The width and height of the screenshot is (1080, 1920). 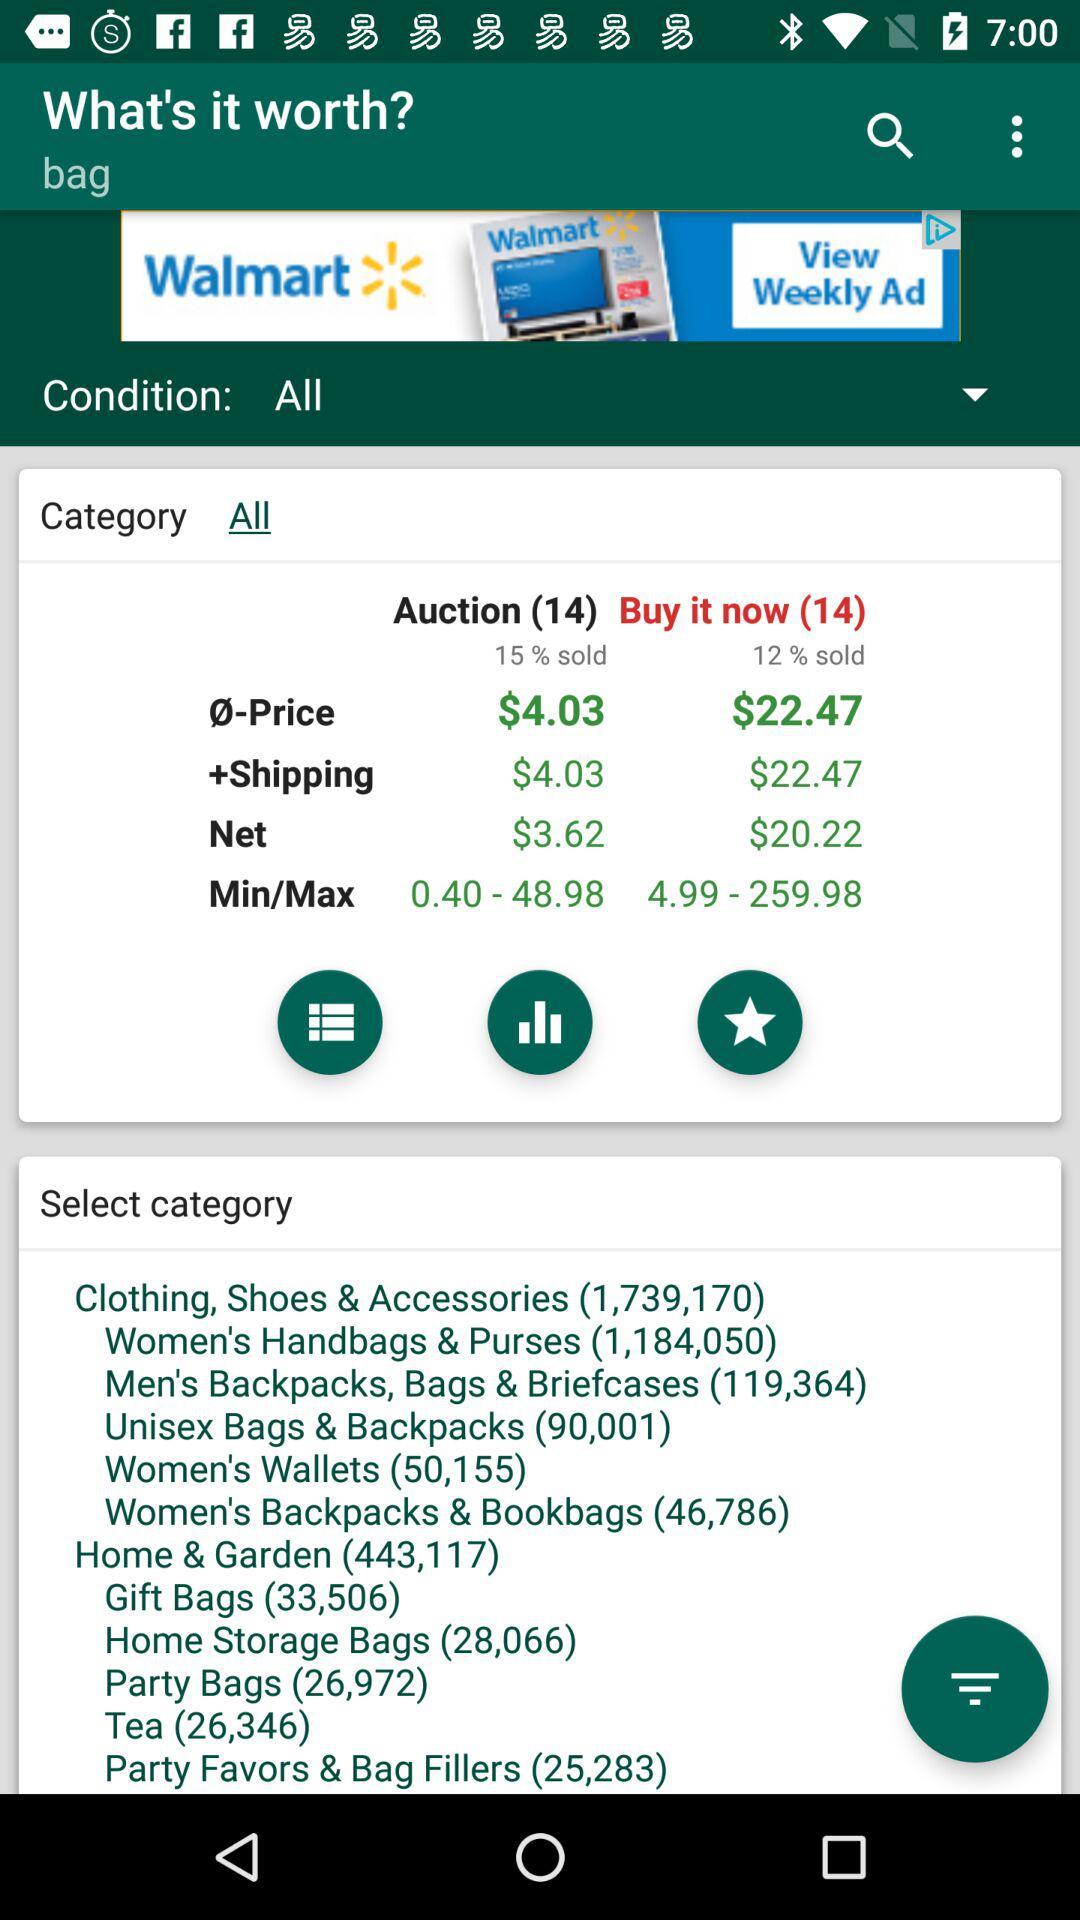 I want to click on the category all box, so click(x=540, y=794).